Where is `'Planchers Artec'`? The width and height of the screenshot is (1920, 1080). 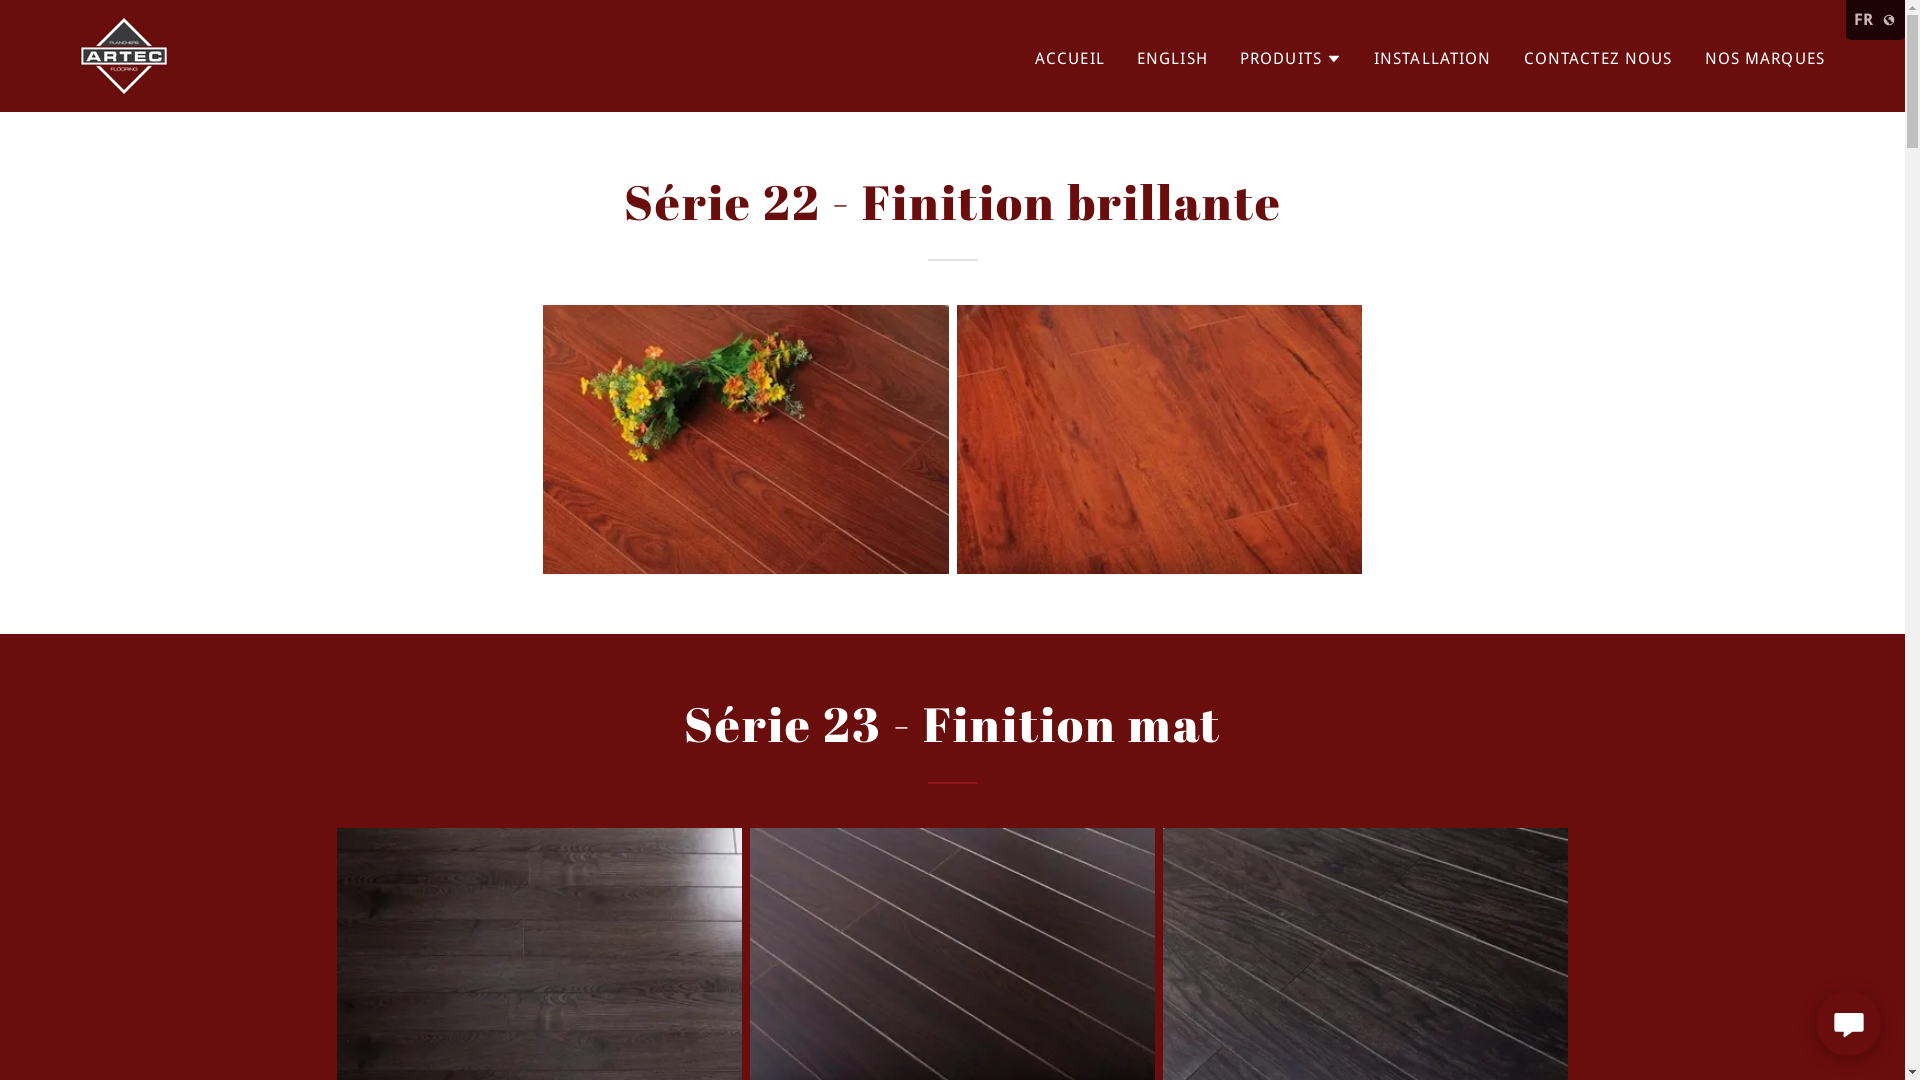 'Planchers Artec' is located at coordinates (123, 53).